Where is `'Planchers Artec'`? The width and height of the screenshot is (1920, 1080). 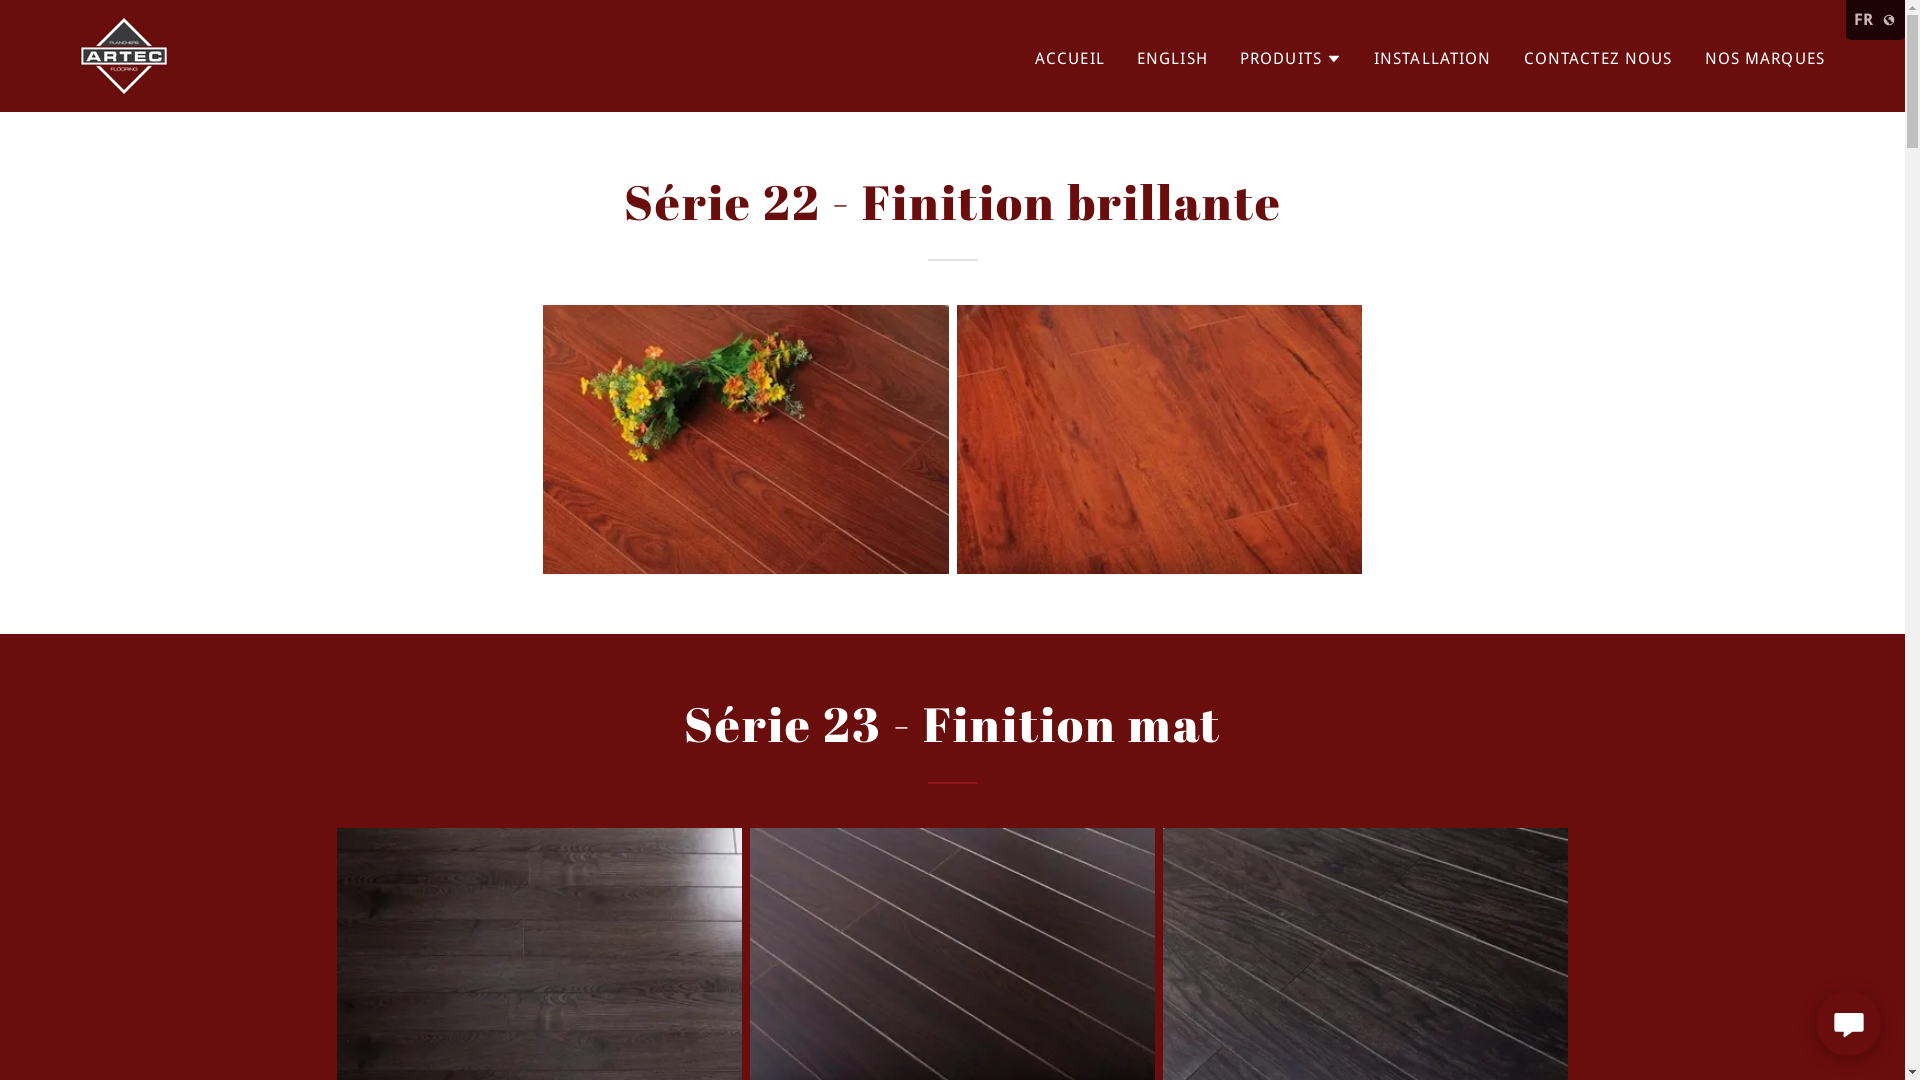 'Planchers Artec' is located at coordinates (123, 53).